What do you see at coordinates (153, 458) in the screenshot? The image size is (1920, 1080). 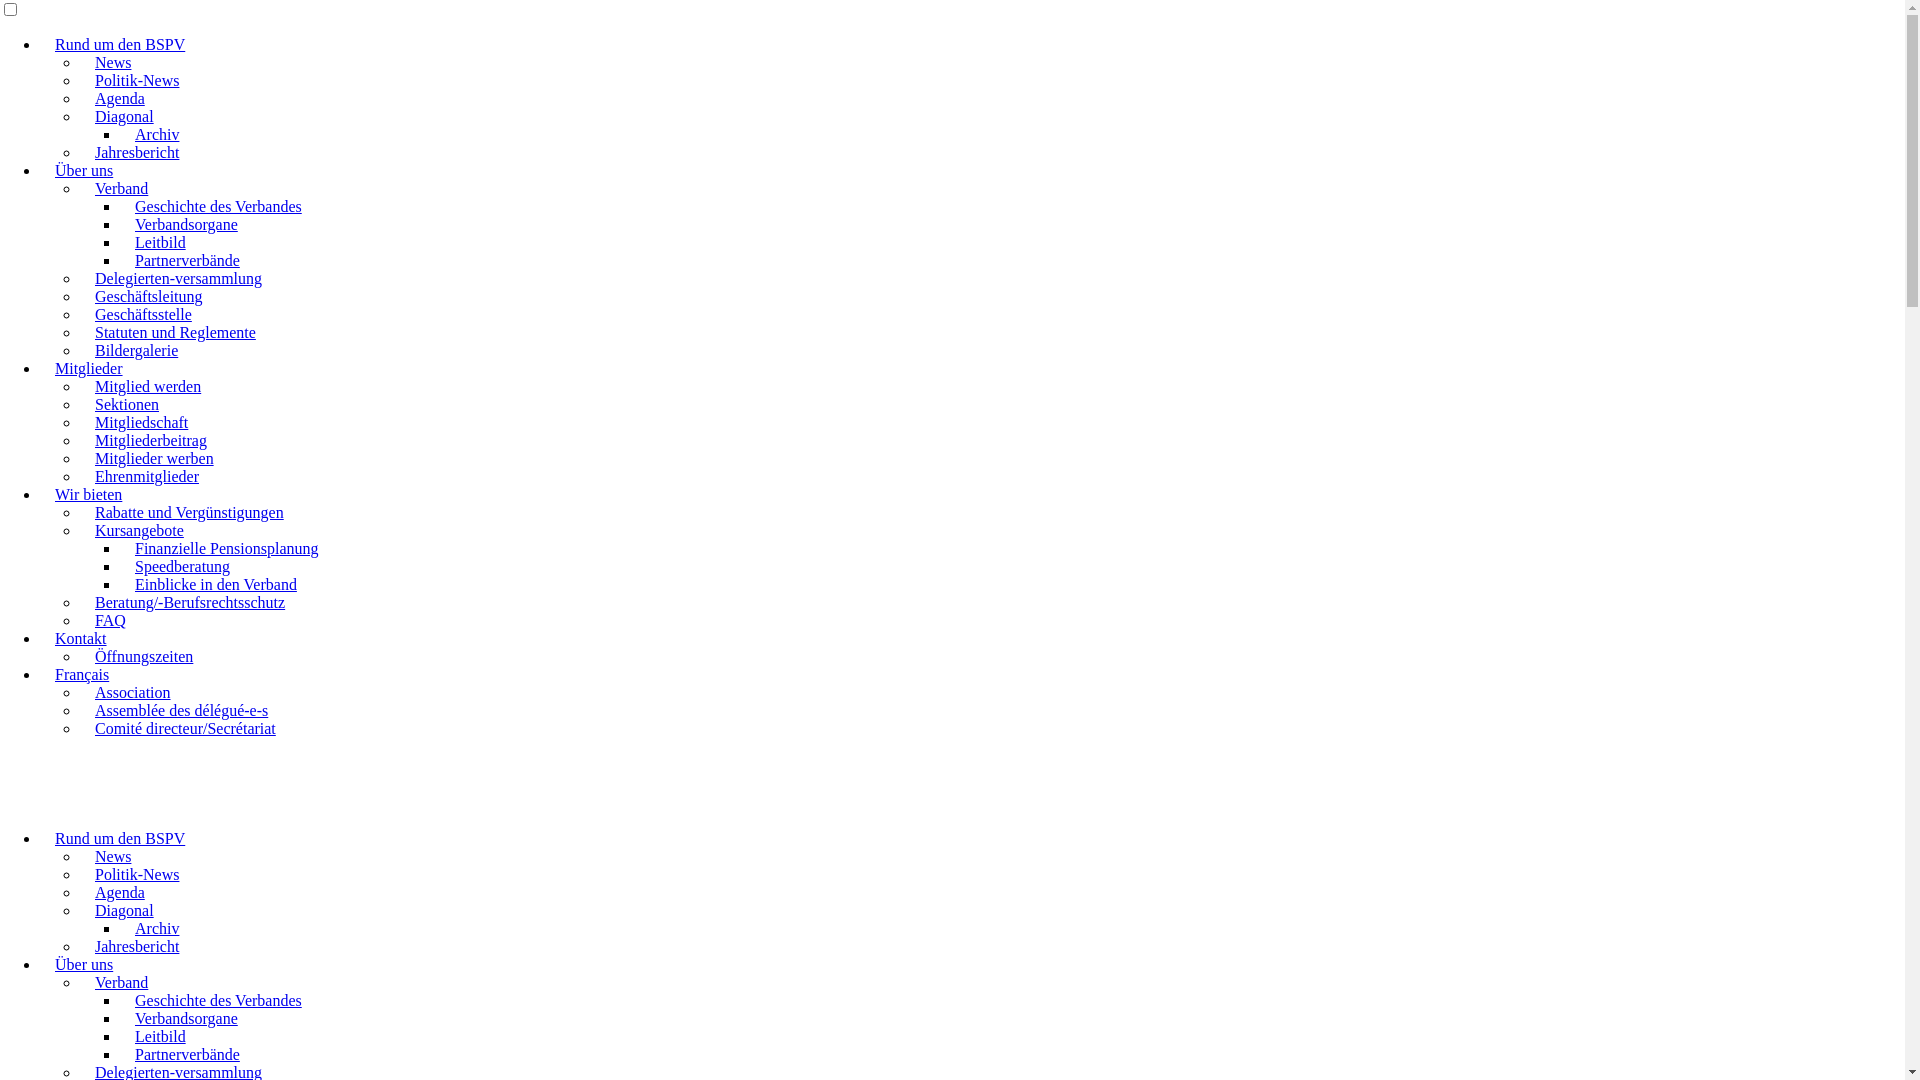 I see `'Mitglieder werben'` at bounding box center [153, 458].